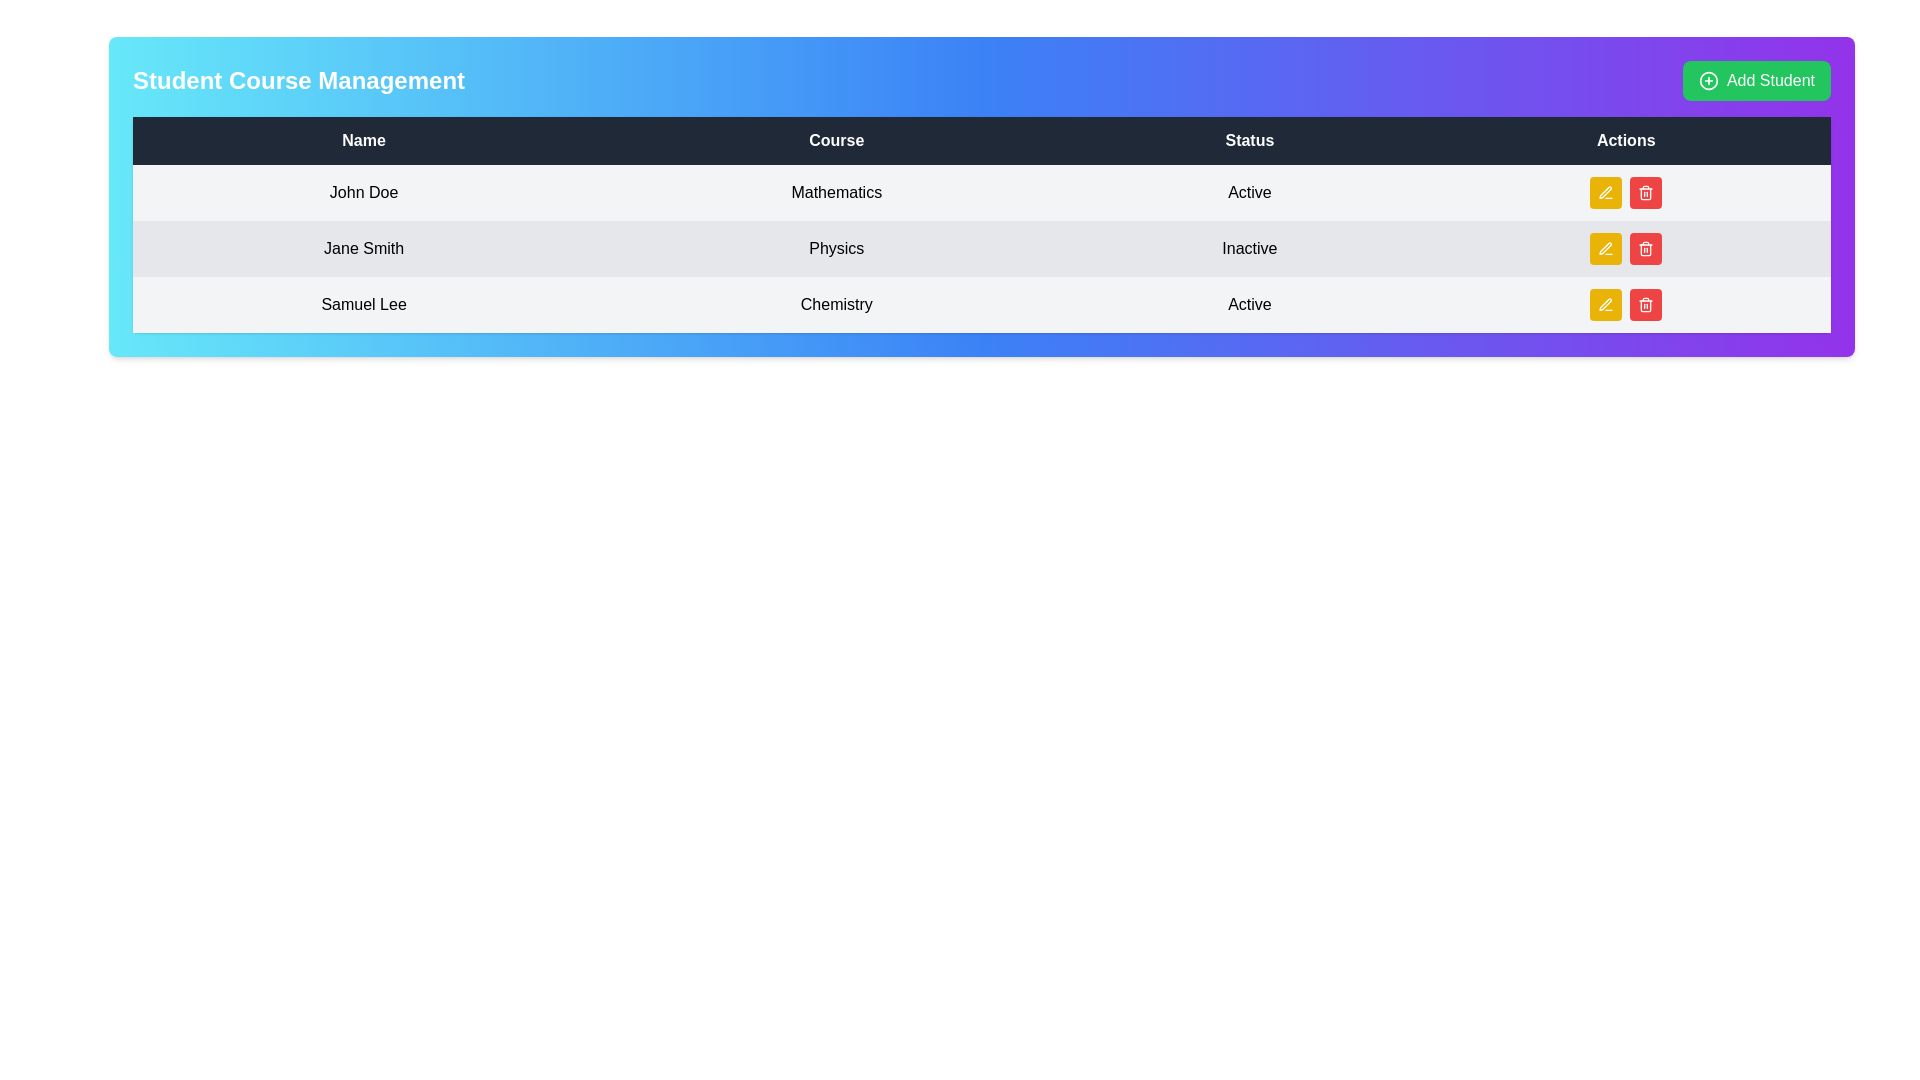 The width and height of the screenshot is (1920, 1080). What do you see at coordinates (1248, 304) in the screenshot?
I see `the 'Active' text label located in the 'Status' column under the row for 'Samuel Lee' in the table` at bounding box center [1248, 304].